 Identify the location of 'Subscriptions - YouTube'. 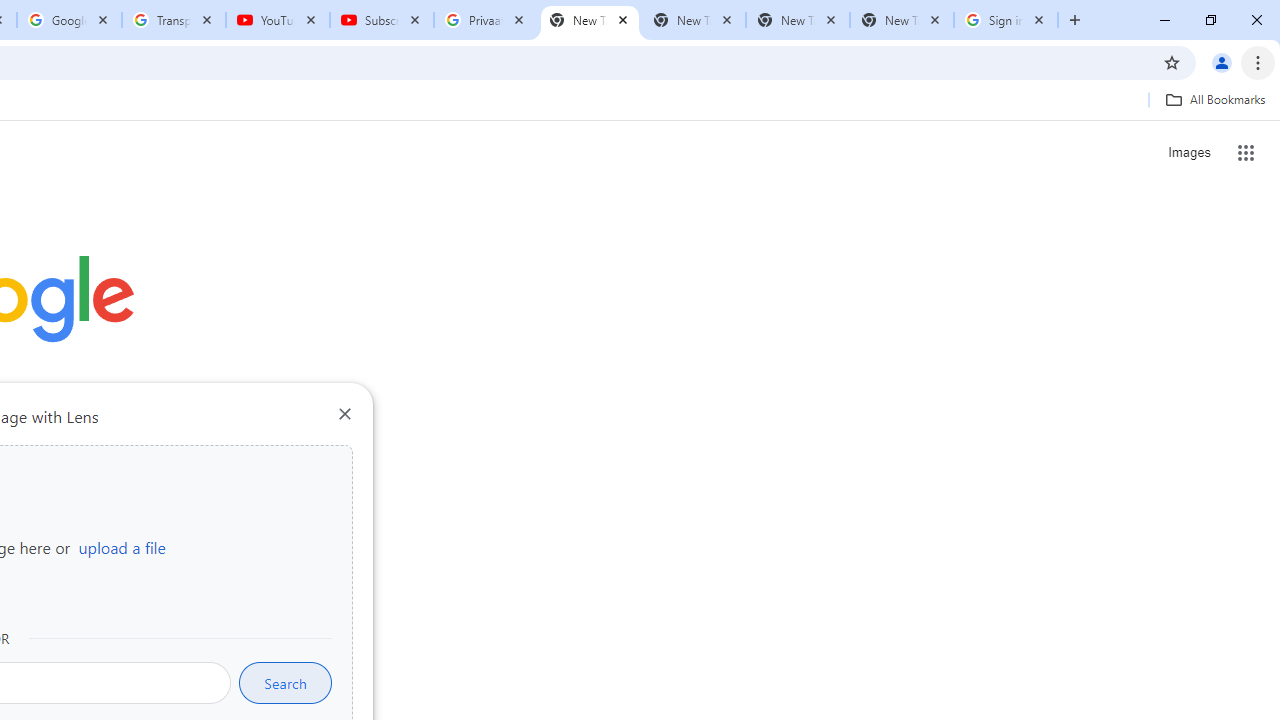
(382, 20).